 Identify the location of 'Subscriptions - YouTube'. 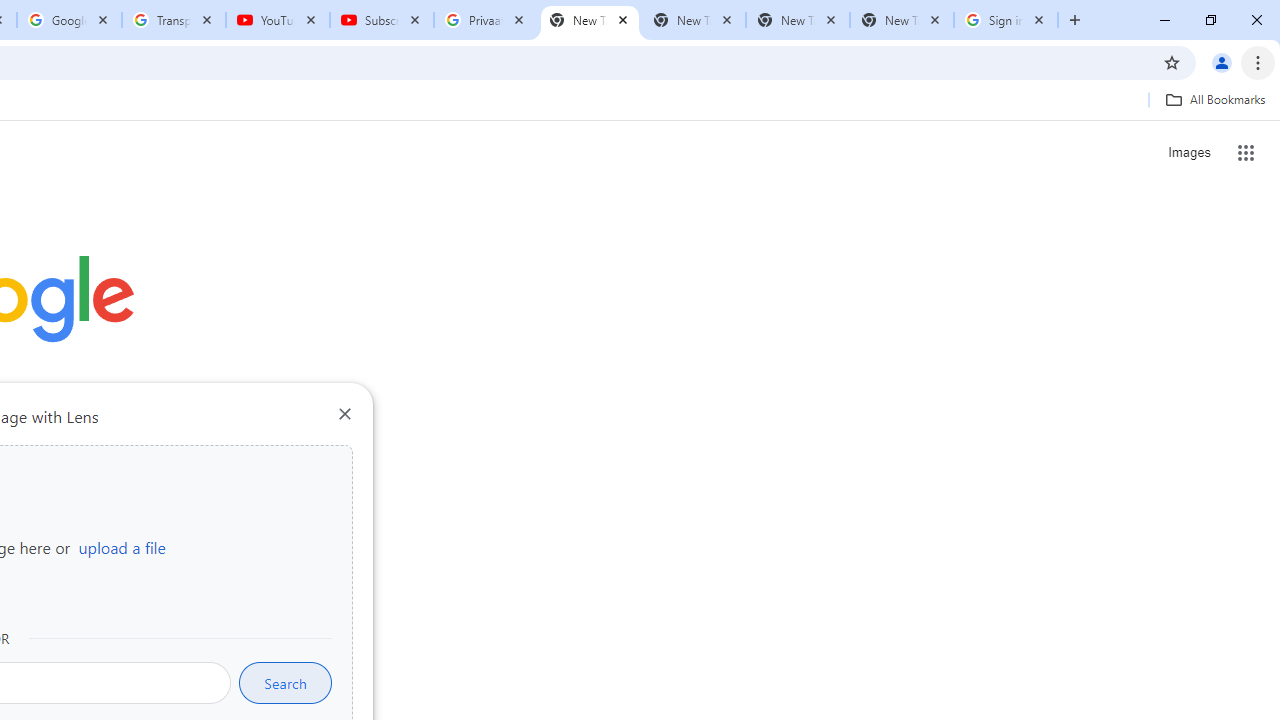
(382, 20).